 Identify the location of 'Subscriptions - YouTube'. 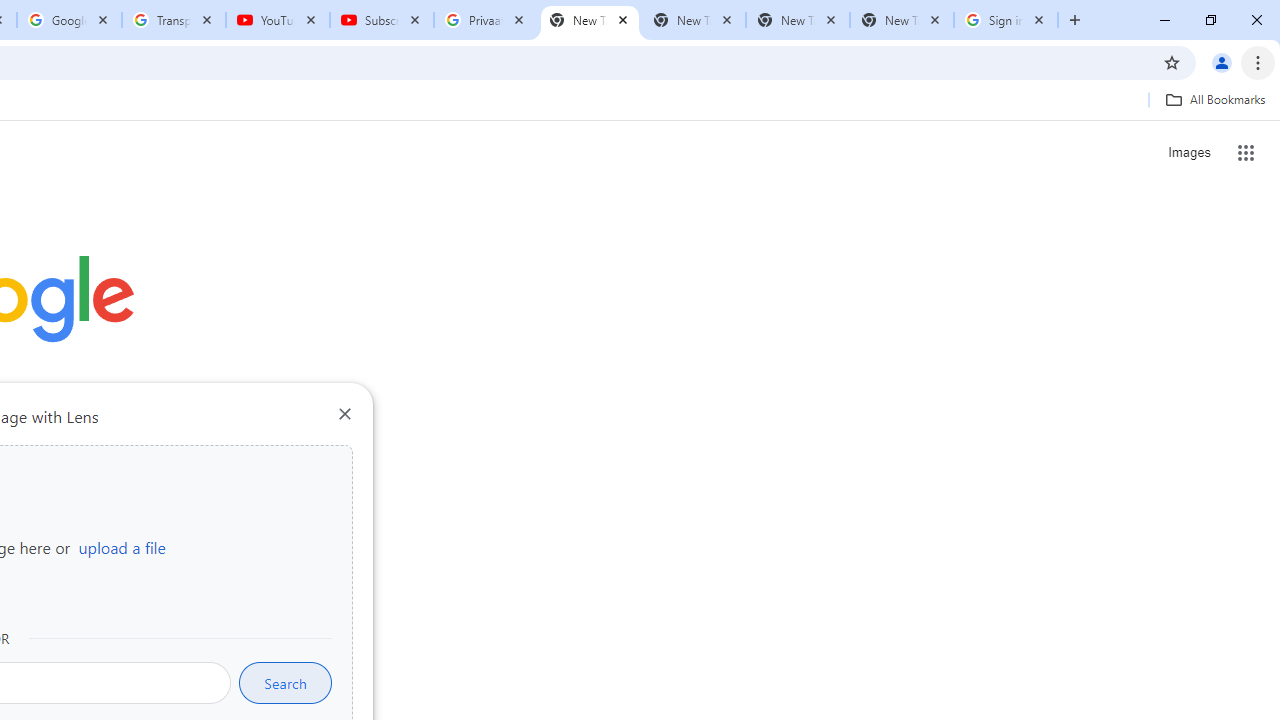
(382, 20).